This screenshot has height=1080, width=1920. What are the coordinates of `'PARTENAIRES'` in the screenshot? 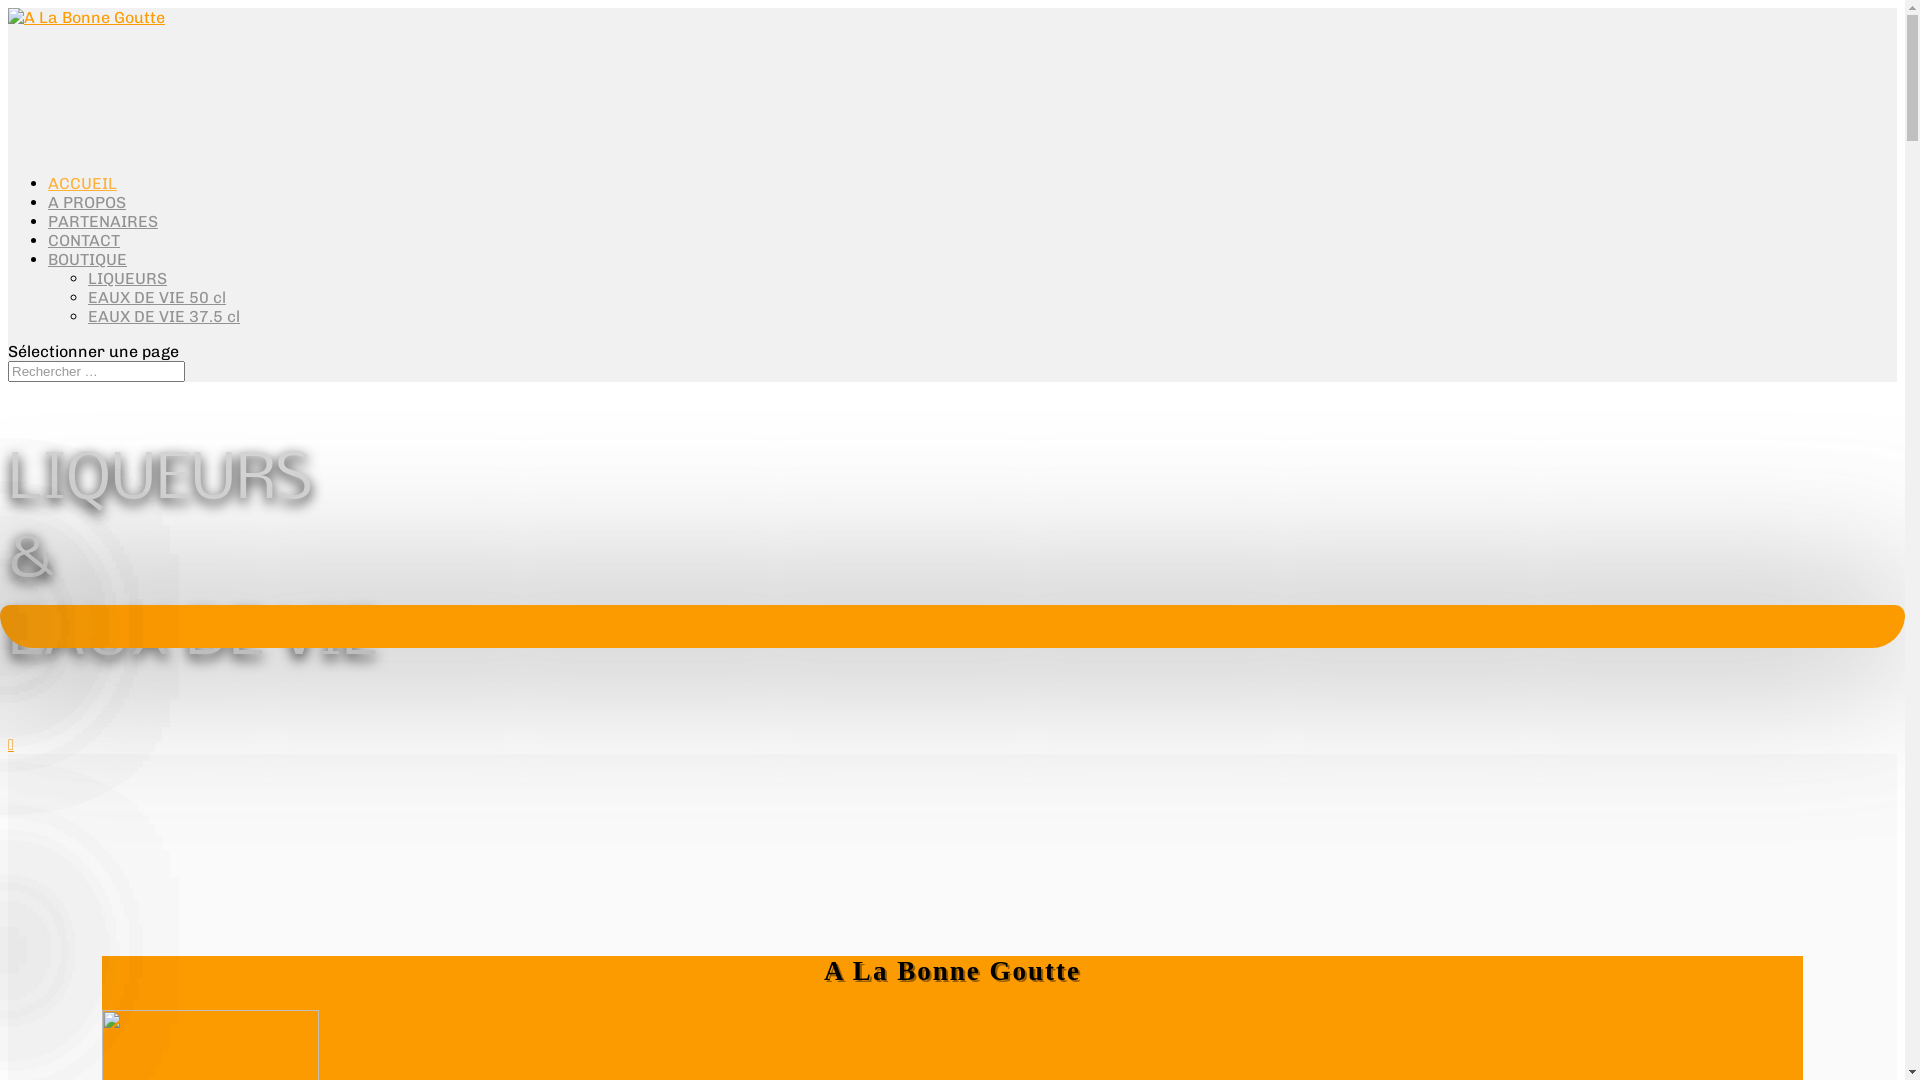 It's located at (101, 221).